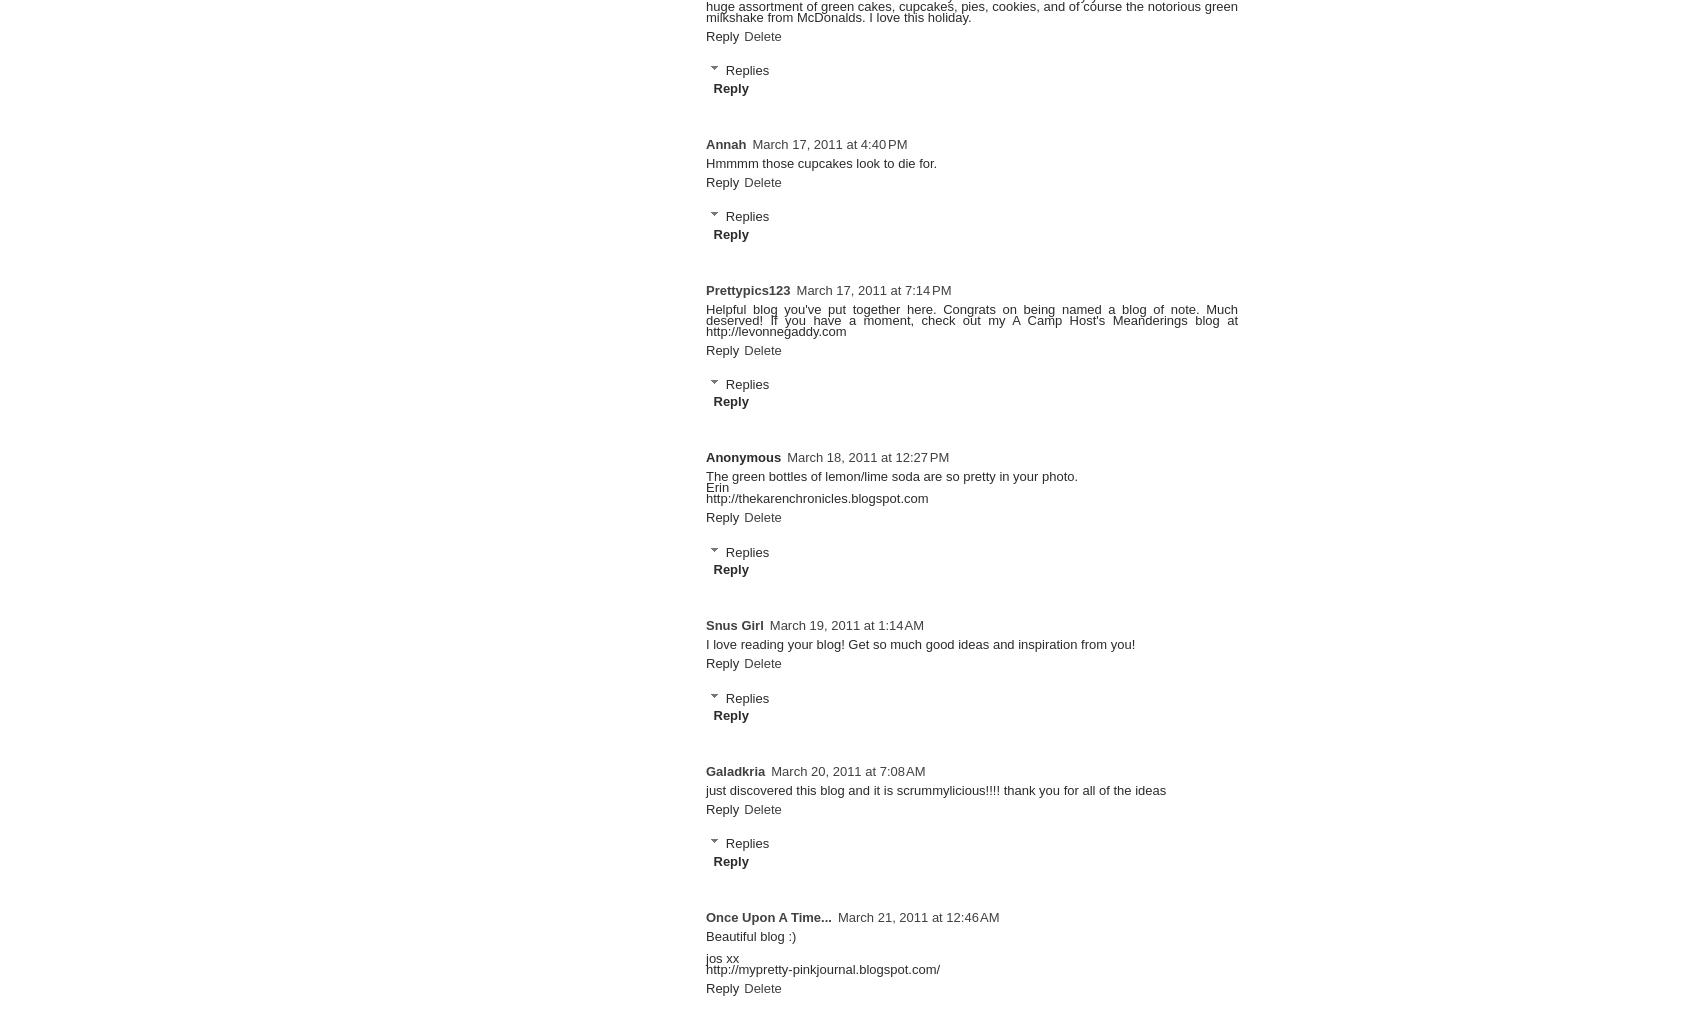  What do you see at coordinates (767, 916) in the screenshot?
I see `'Once Upon A Time...'` at bounding box center [767, 916].